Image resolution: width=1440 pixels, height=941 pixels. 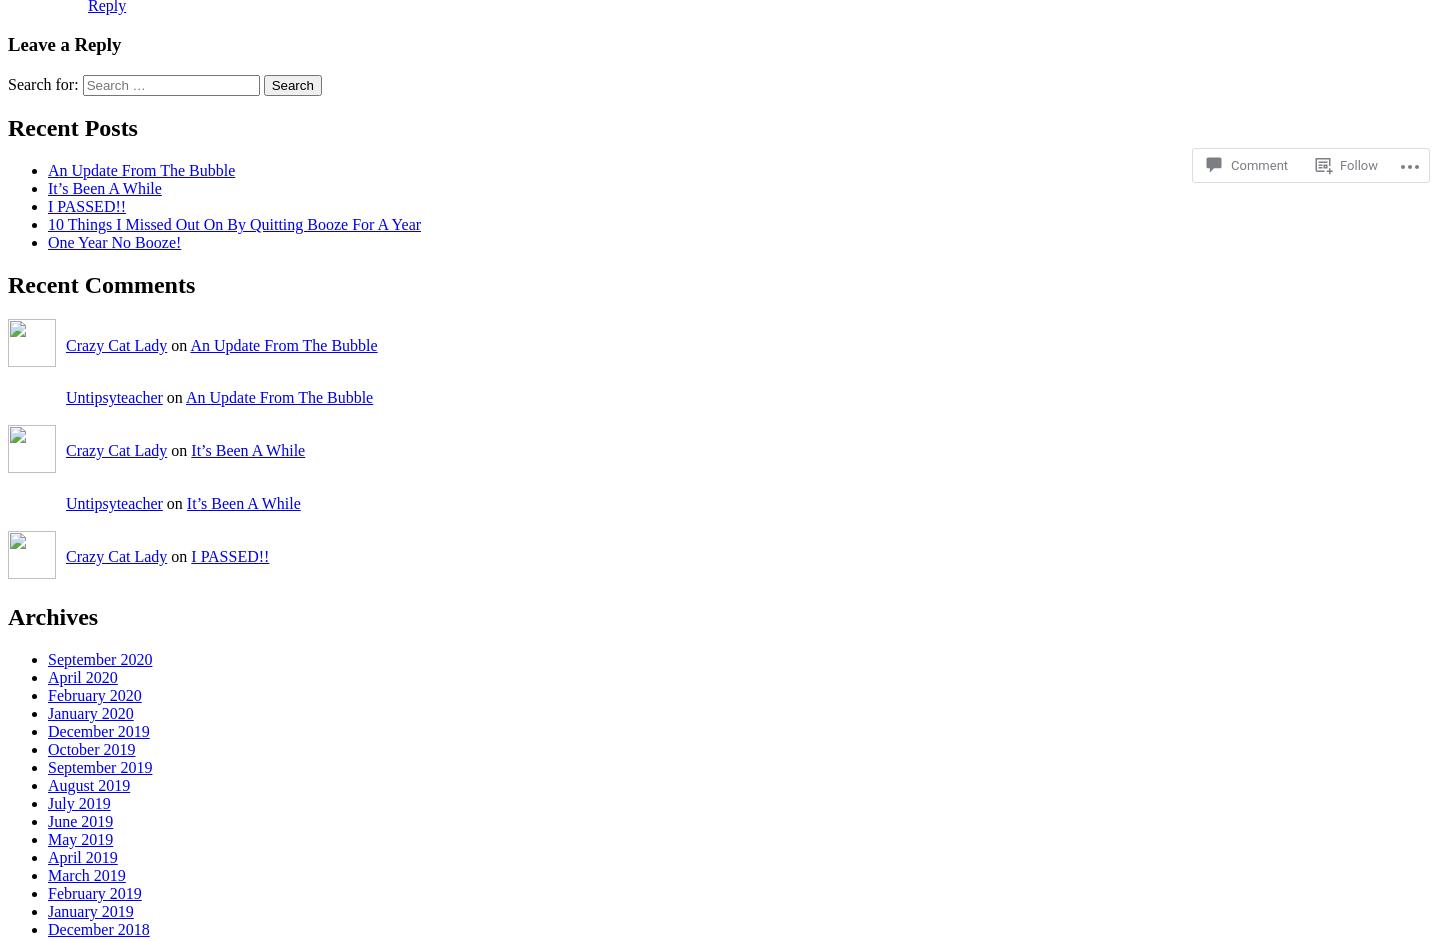 I want to click on 'October 2019', so click(x=91, y=747).